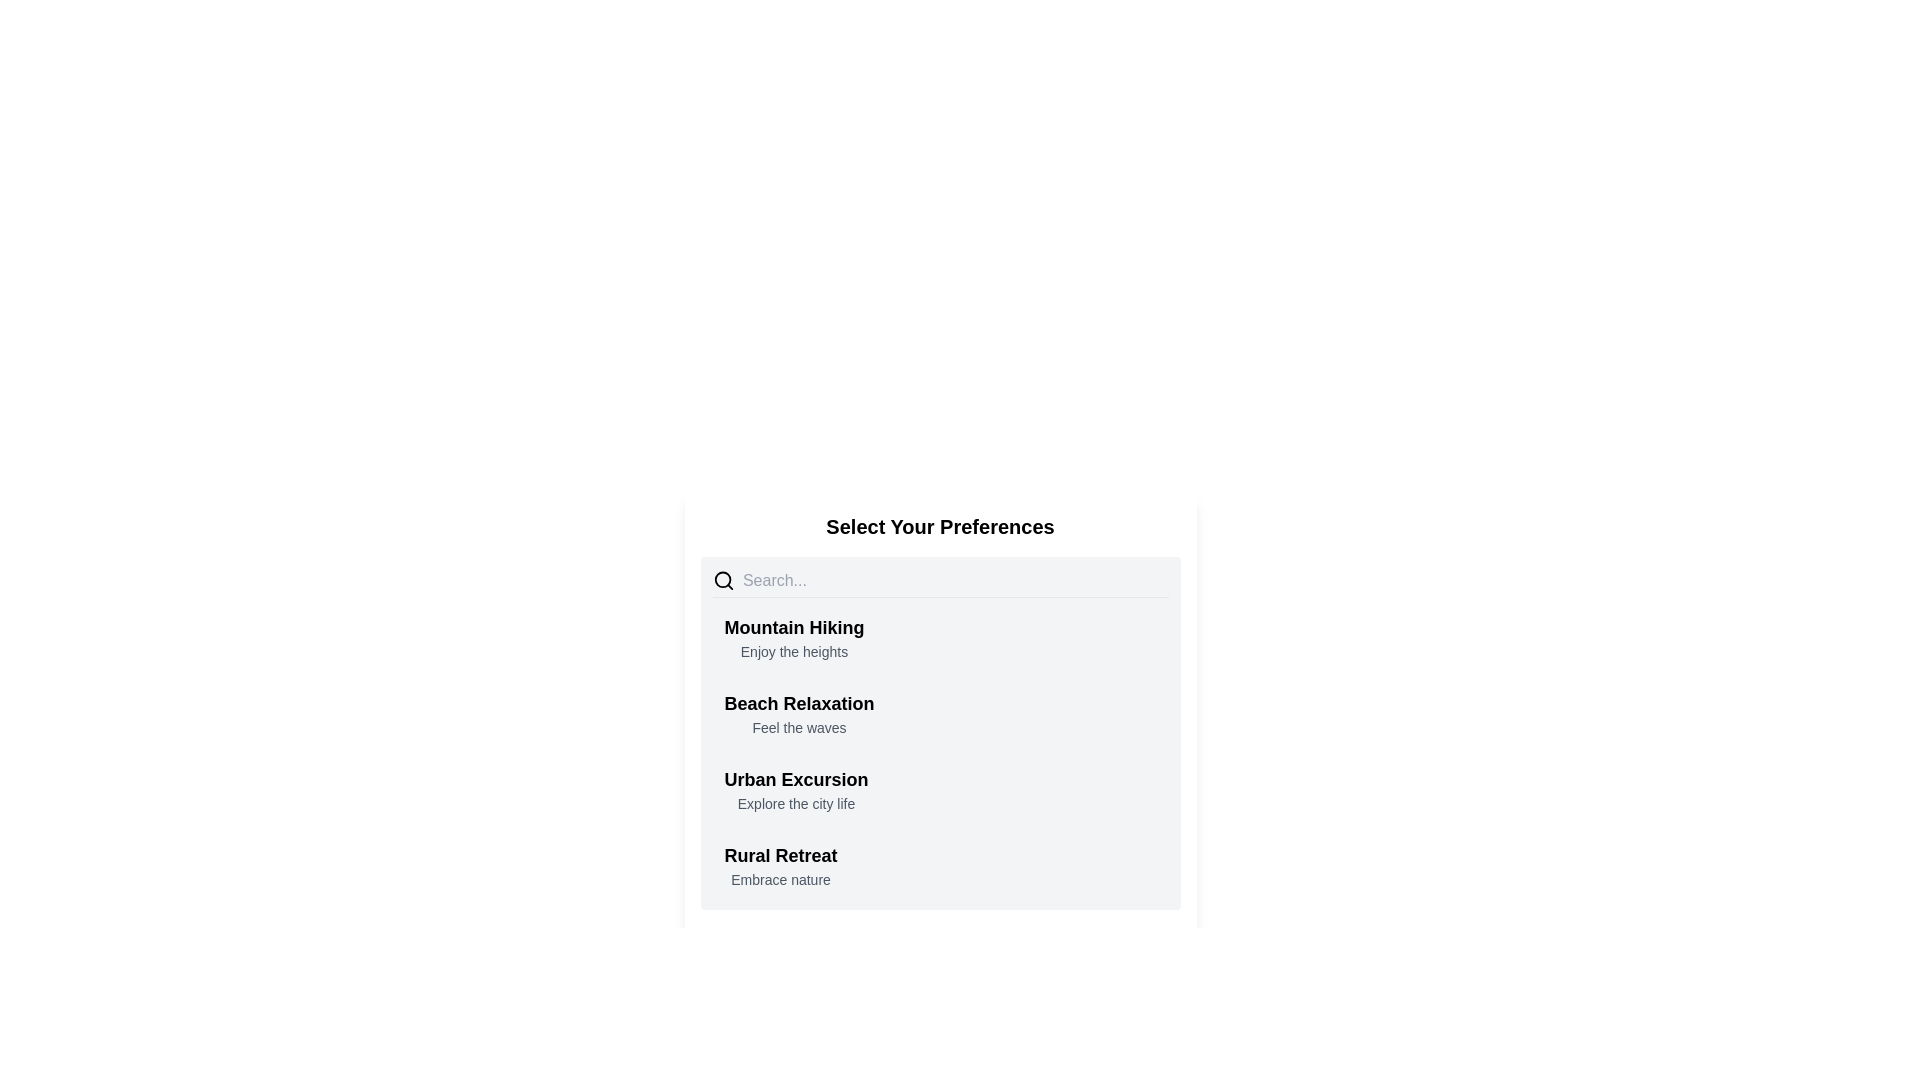  I want to click on the 'Urban Excursion' list item, so click(939, 789).